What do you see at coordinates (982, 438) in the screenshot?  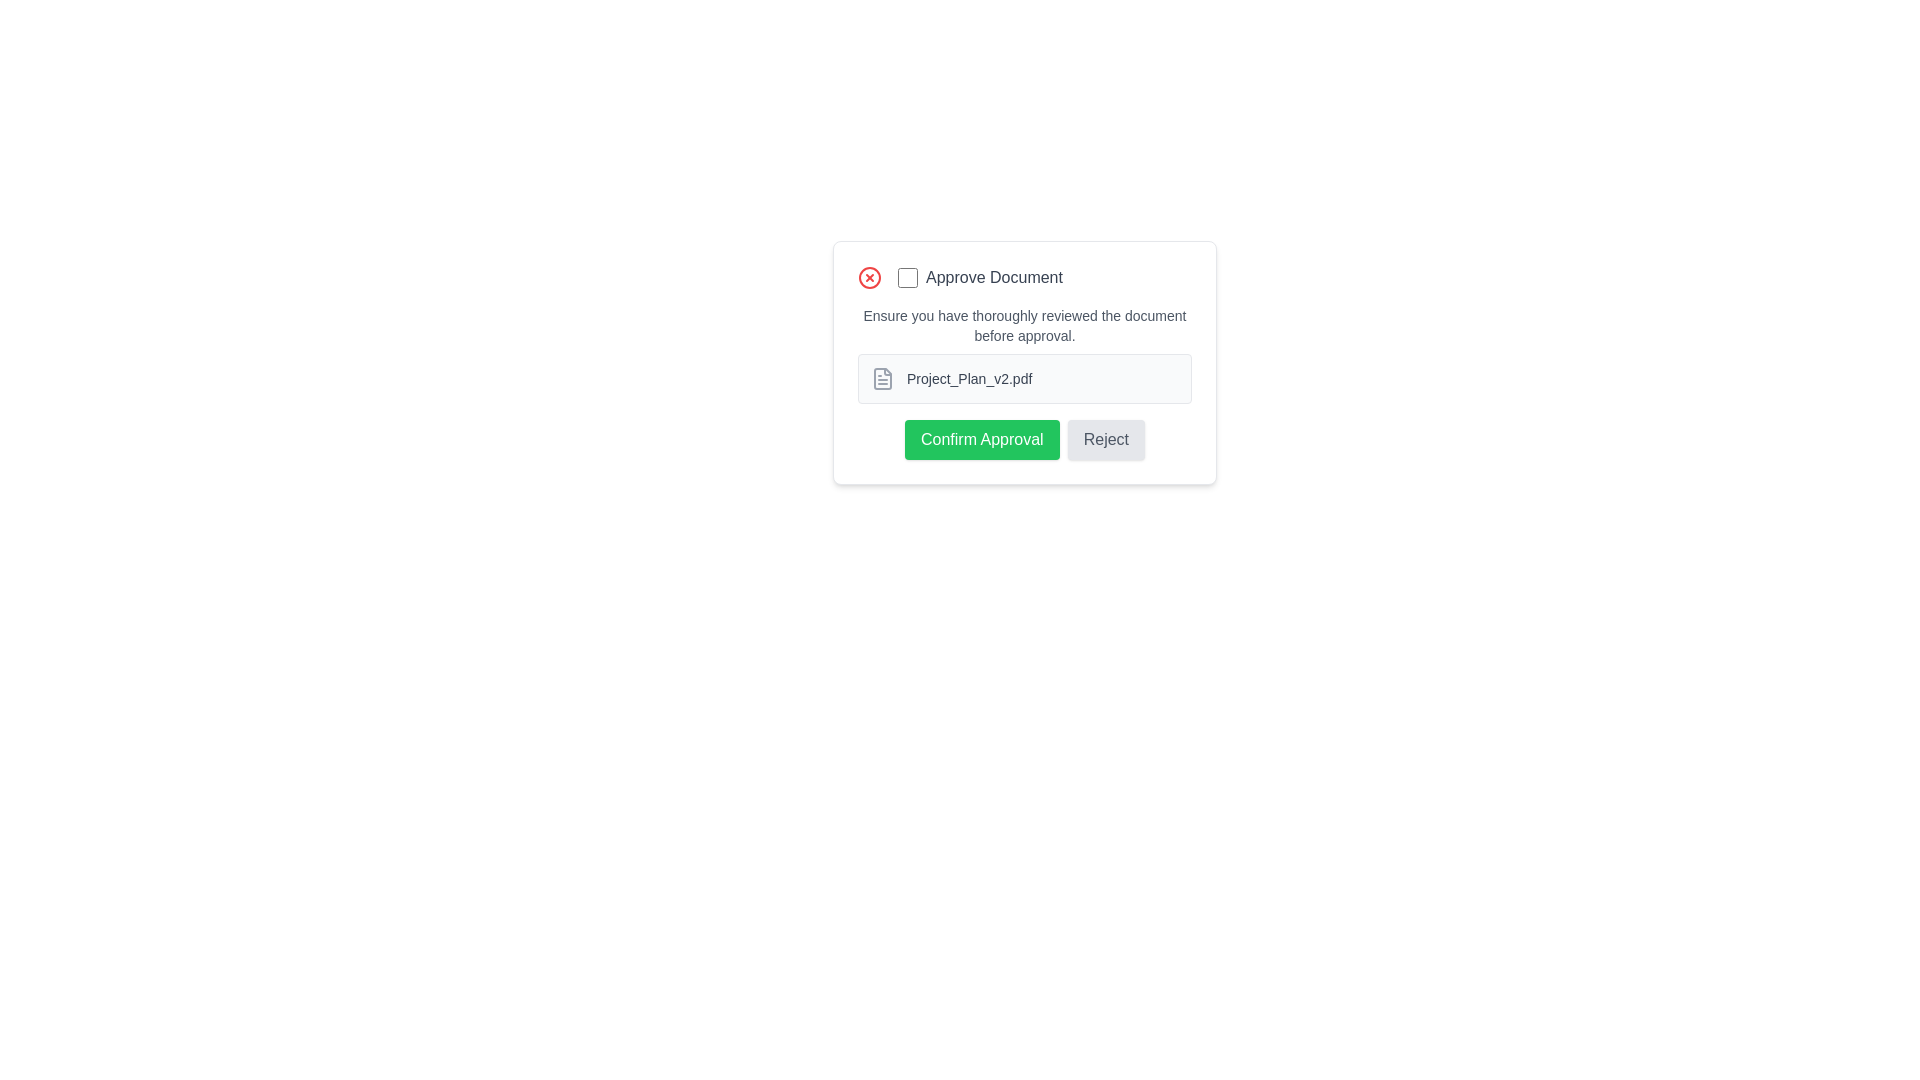 I see `the green 'Confirm Approval' button` at bounding box center [982, 438].